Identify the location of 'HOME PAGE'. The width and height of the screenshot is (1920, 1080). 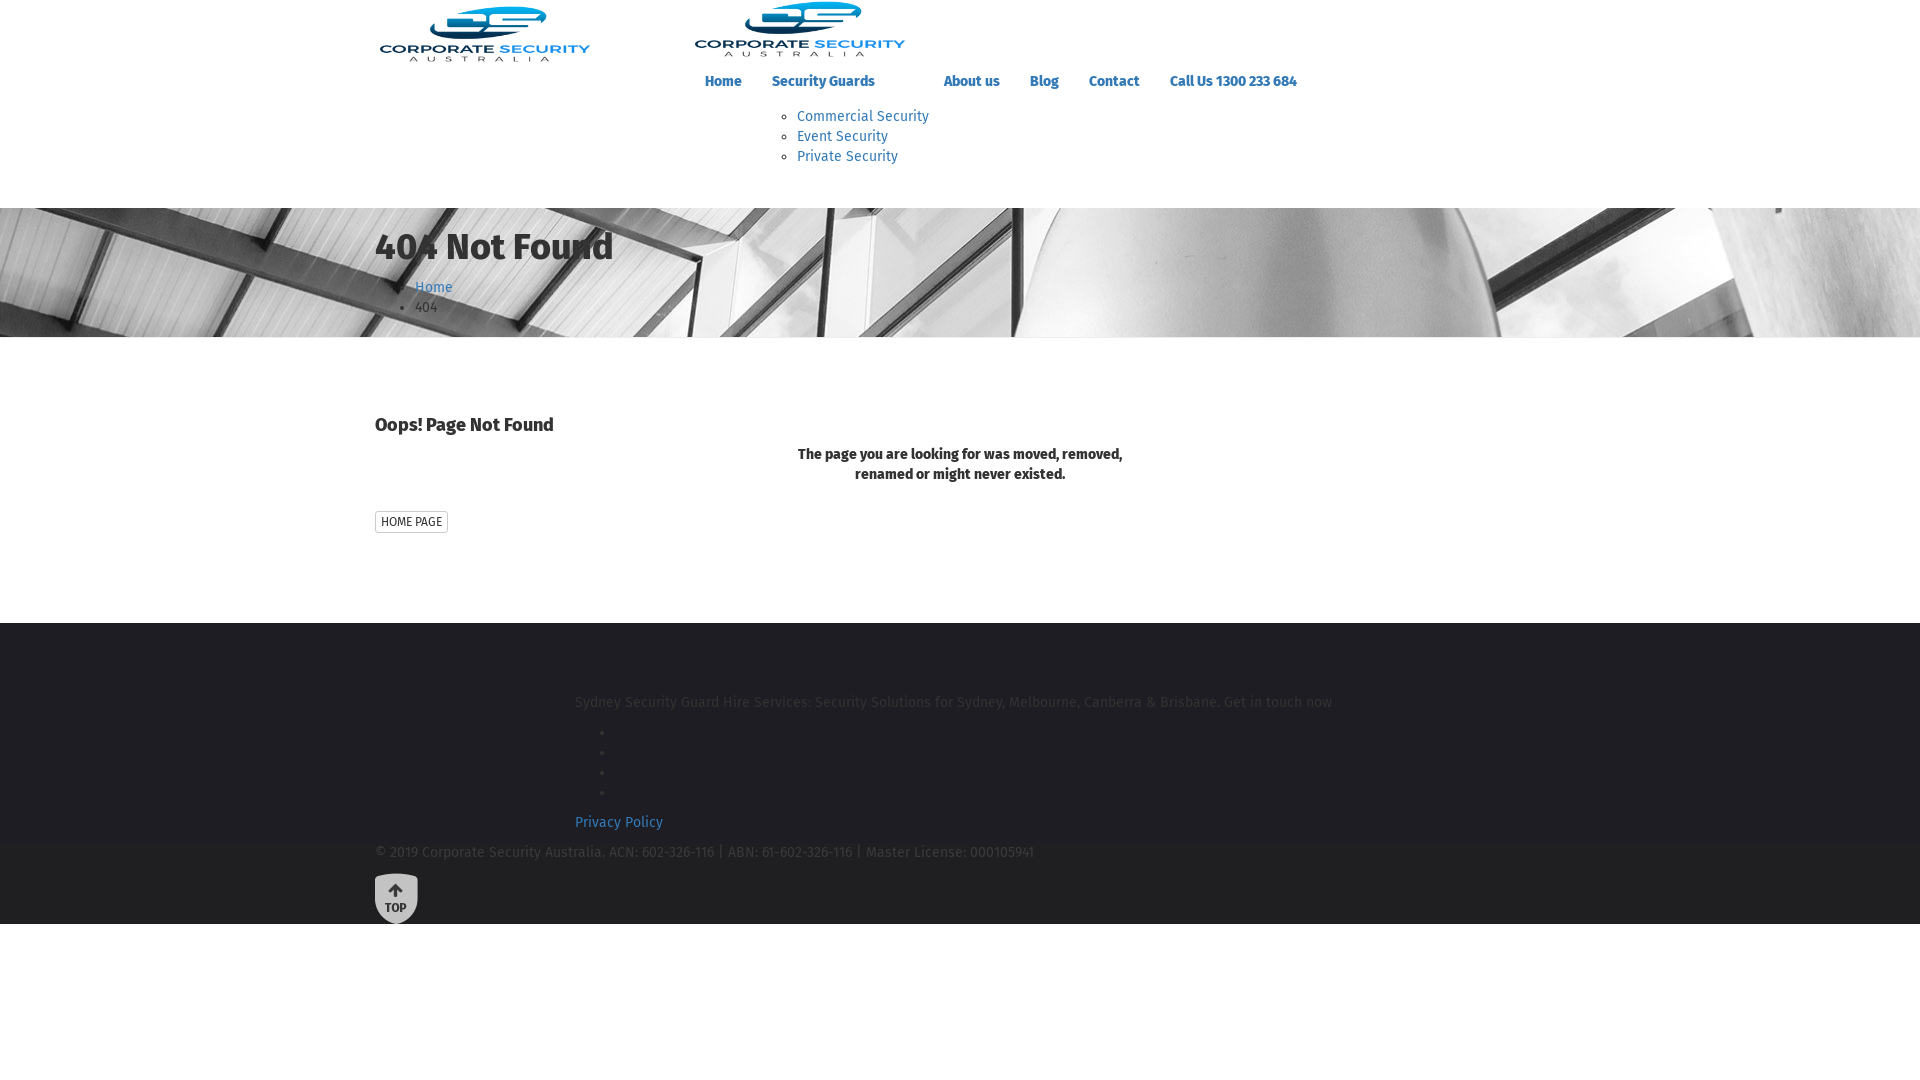
(410, 520).